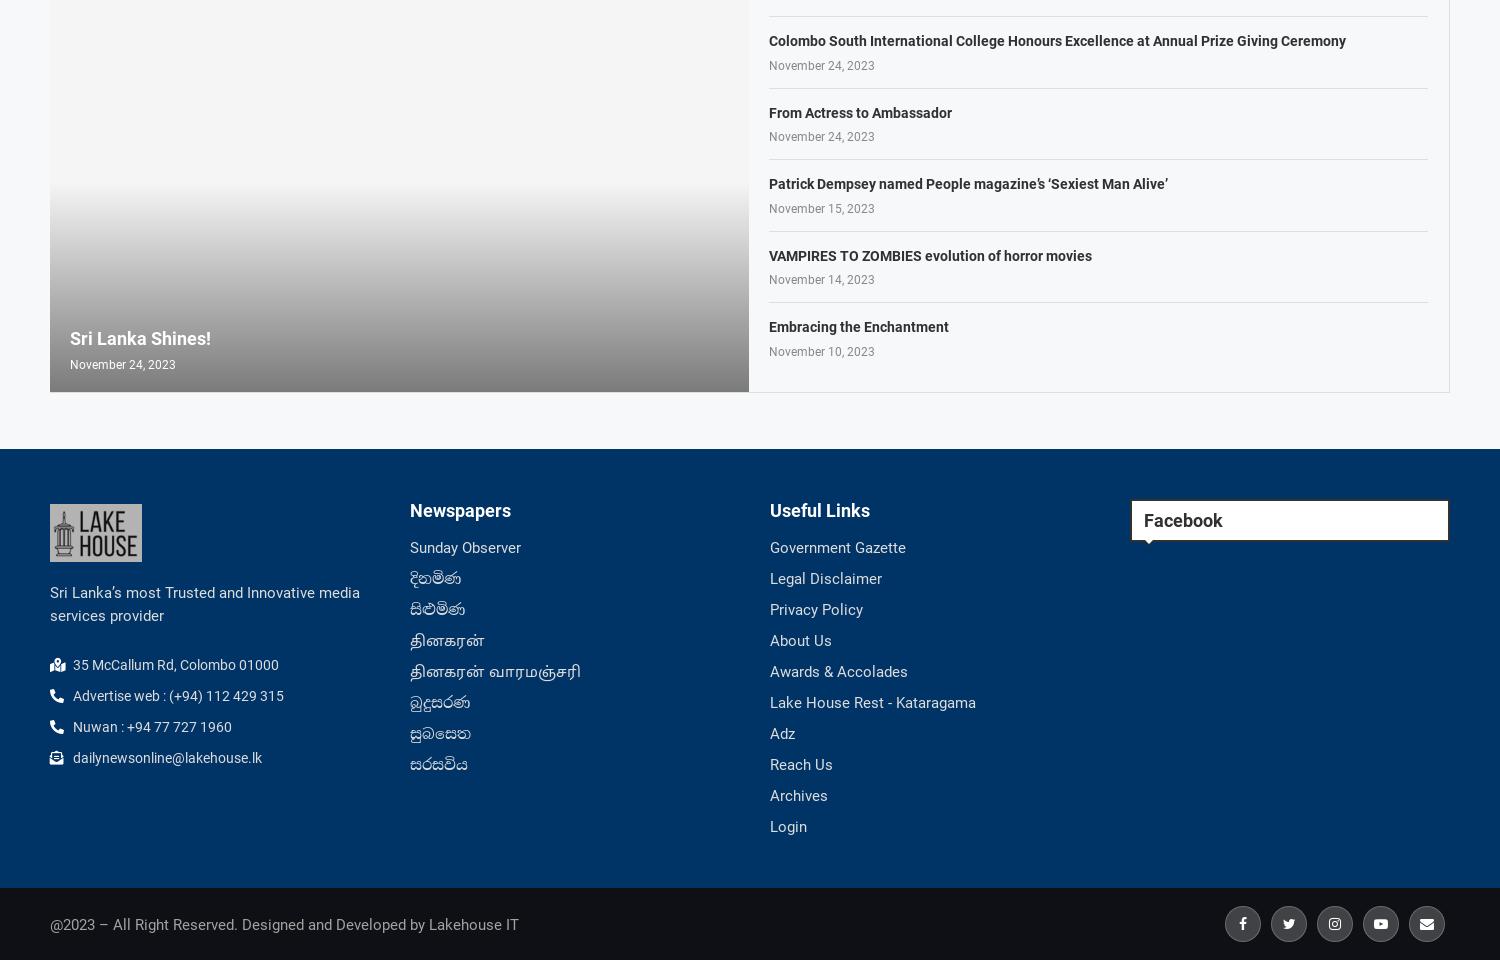  Describe the element at coordinates (464, 547) in the screenshot. I see `'Sunday Observer'` at that location.